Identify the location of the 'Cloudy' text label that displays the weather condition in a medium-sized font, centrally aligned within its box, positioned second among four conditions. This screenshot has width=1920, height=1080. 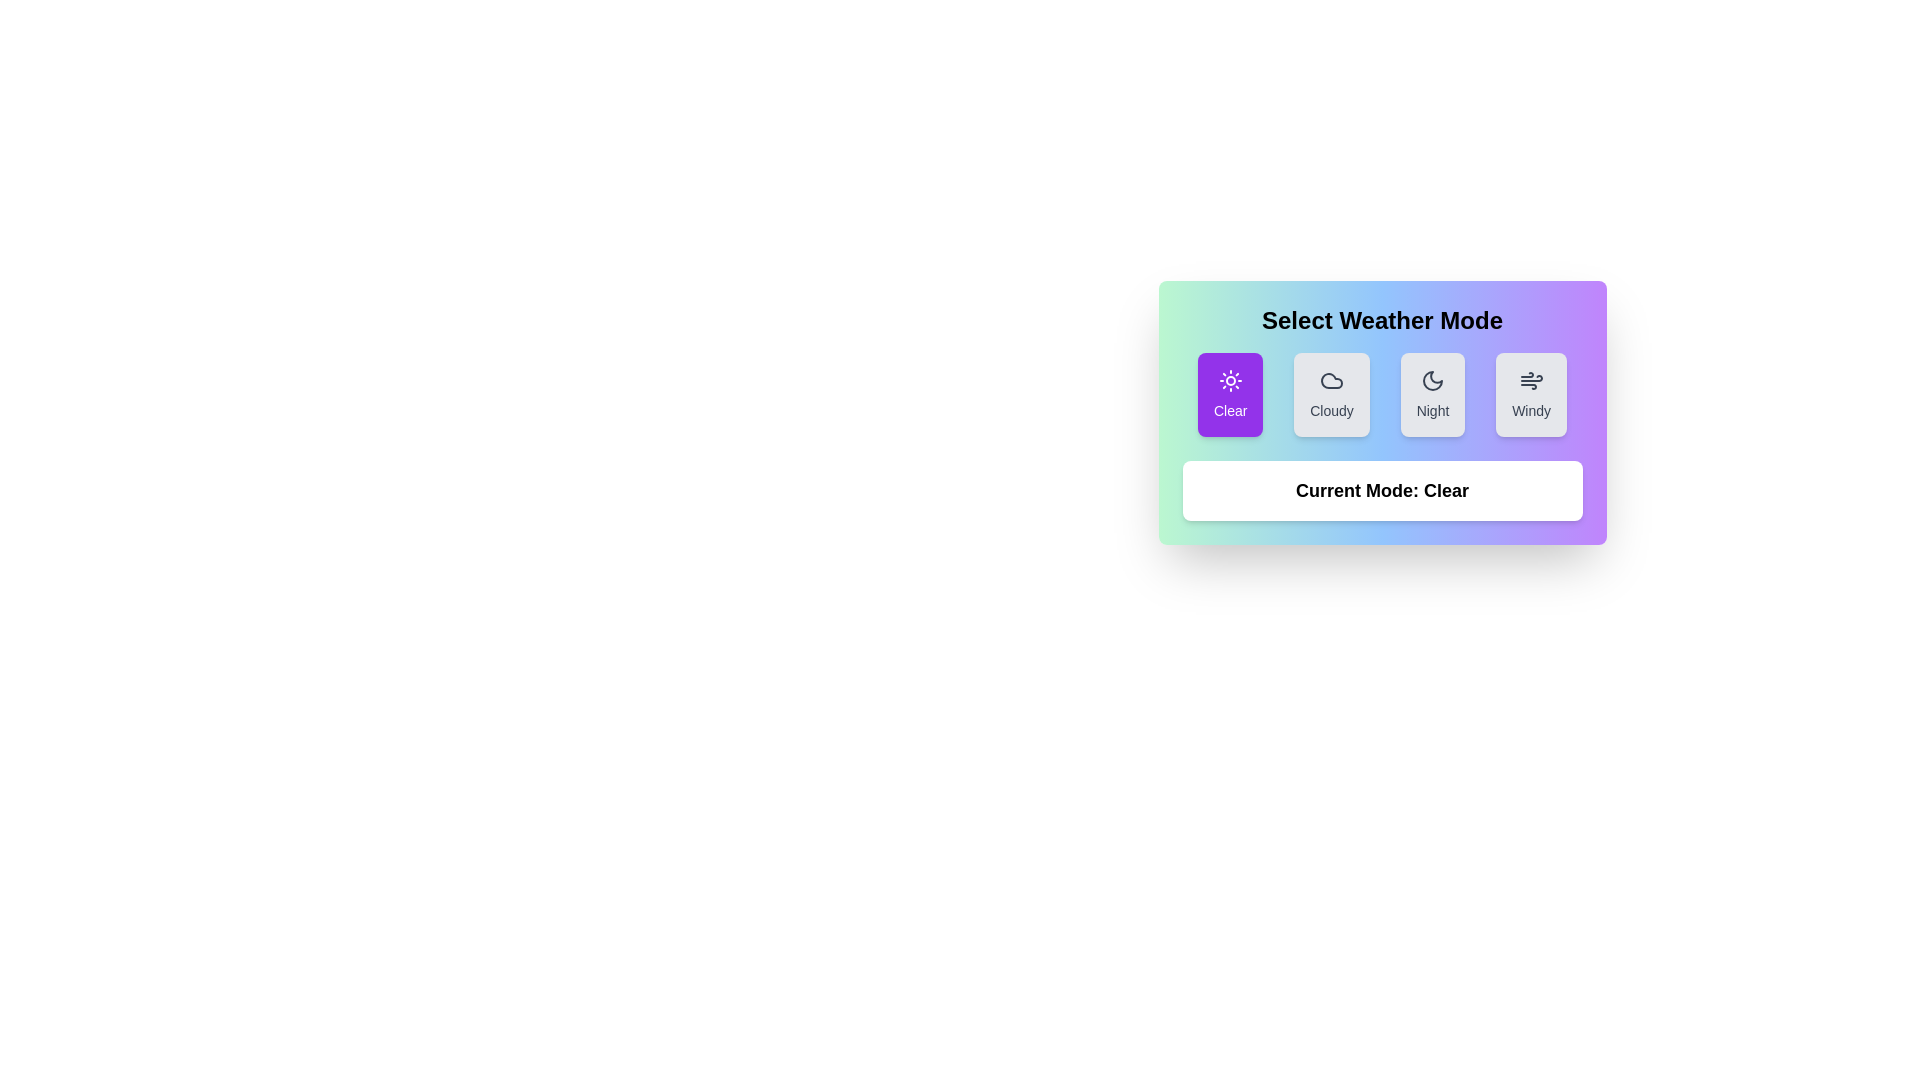
(1331, 410).